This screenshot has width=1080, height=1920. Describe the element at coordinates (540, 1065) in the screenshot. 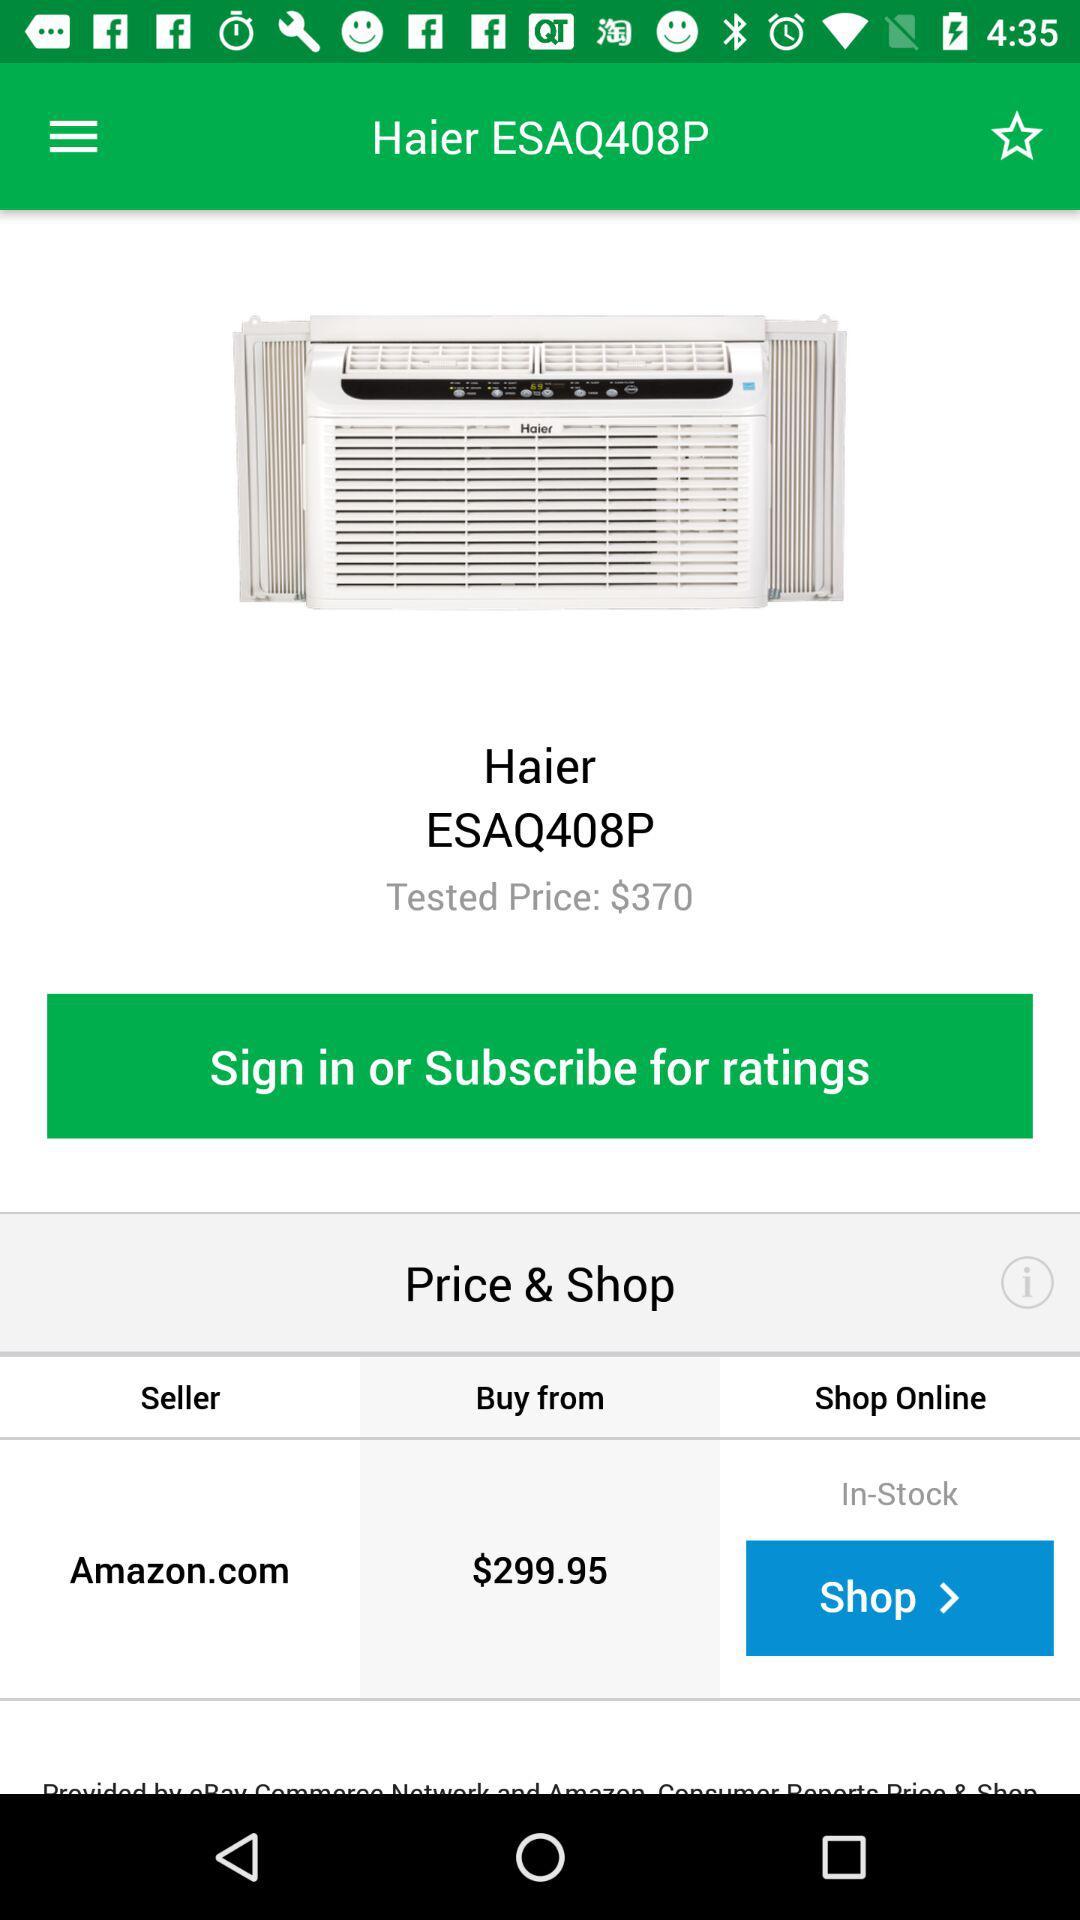

I see `item below tested price: $370` at that location.